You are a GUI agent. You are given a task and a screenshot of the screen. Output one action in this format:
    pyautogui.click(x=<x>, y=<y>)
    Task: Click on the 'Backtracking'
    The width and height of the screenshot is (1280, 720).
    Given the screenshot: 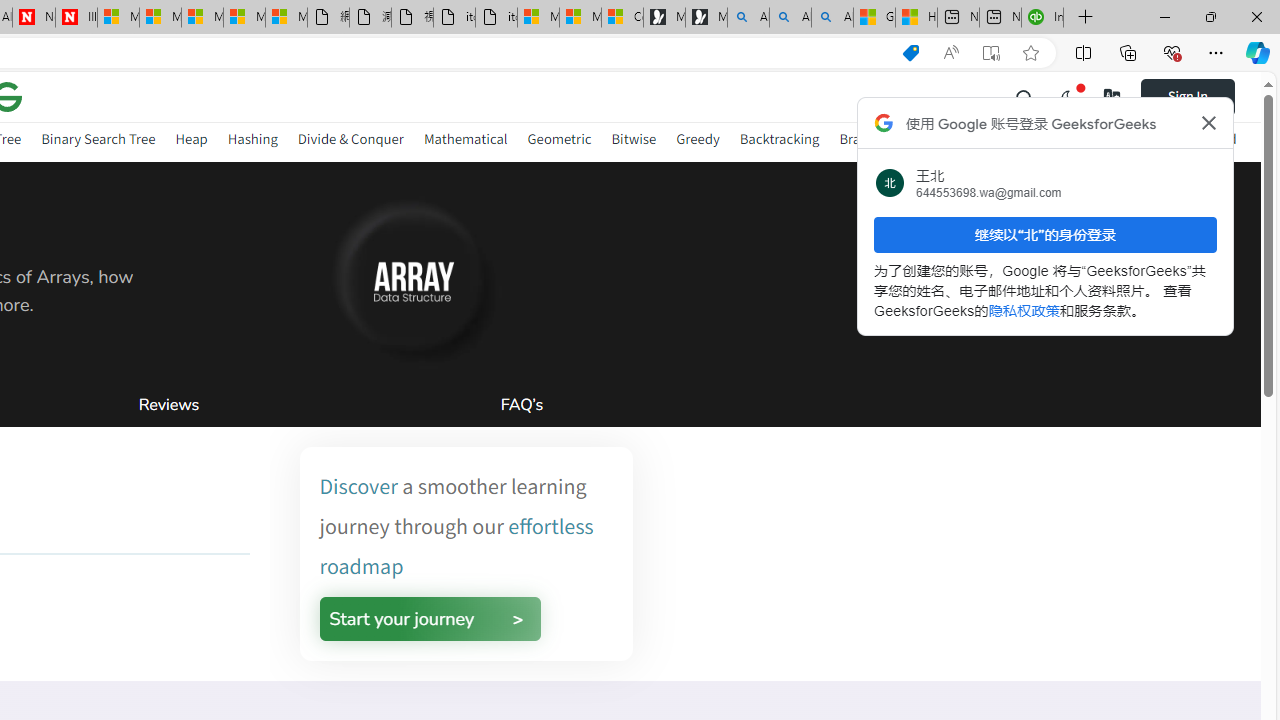 What is the action you would take?
    pyautogui.click(x=778, y=138)
    